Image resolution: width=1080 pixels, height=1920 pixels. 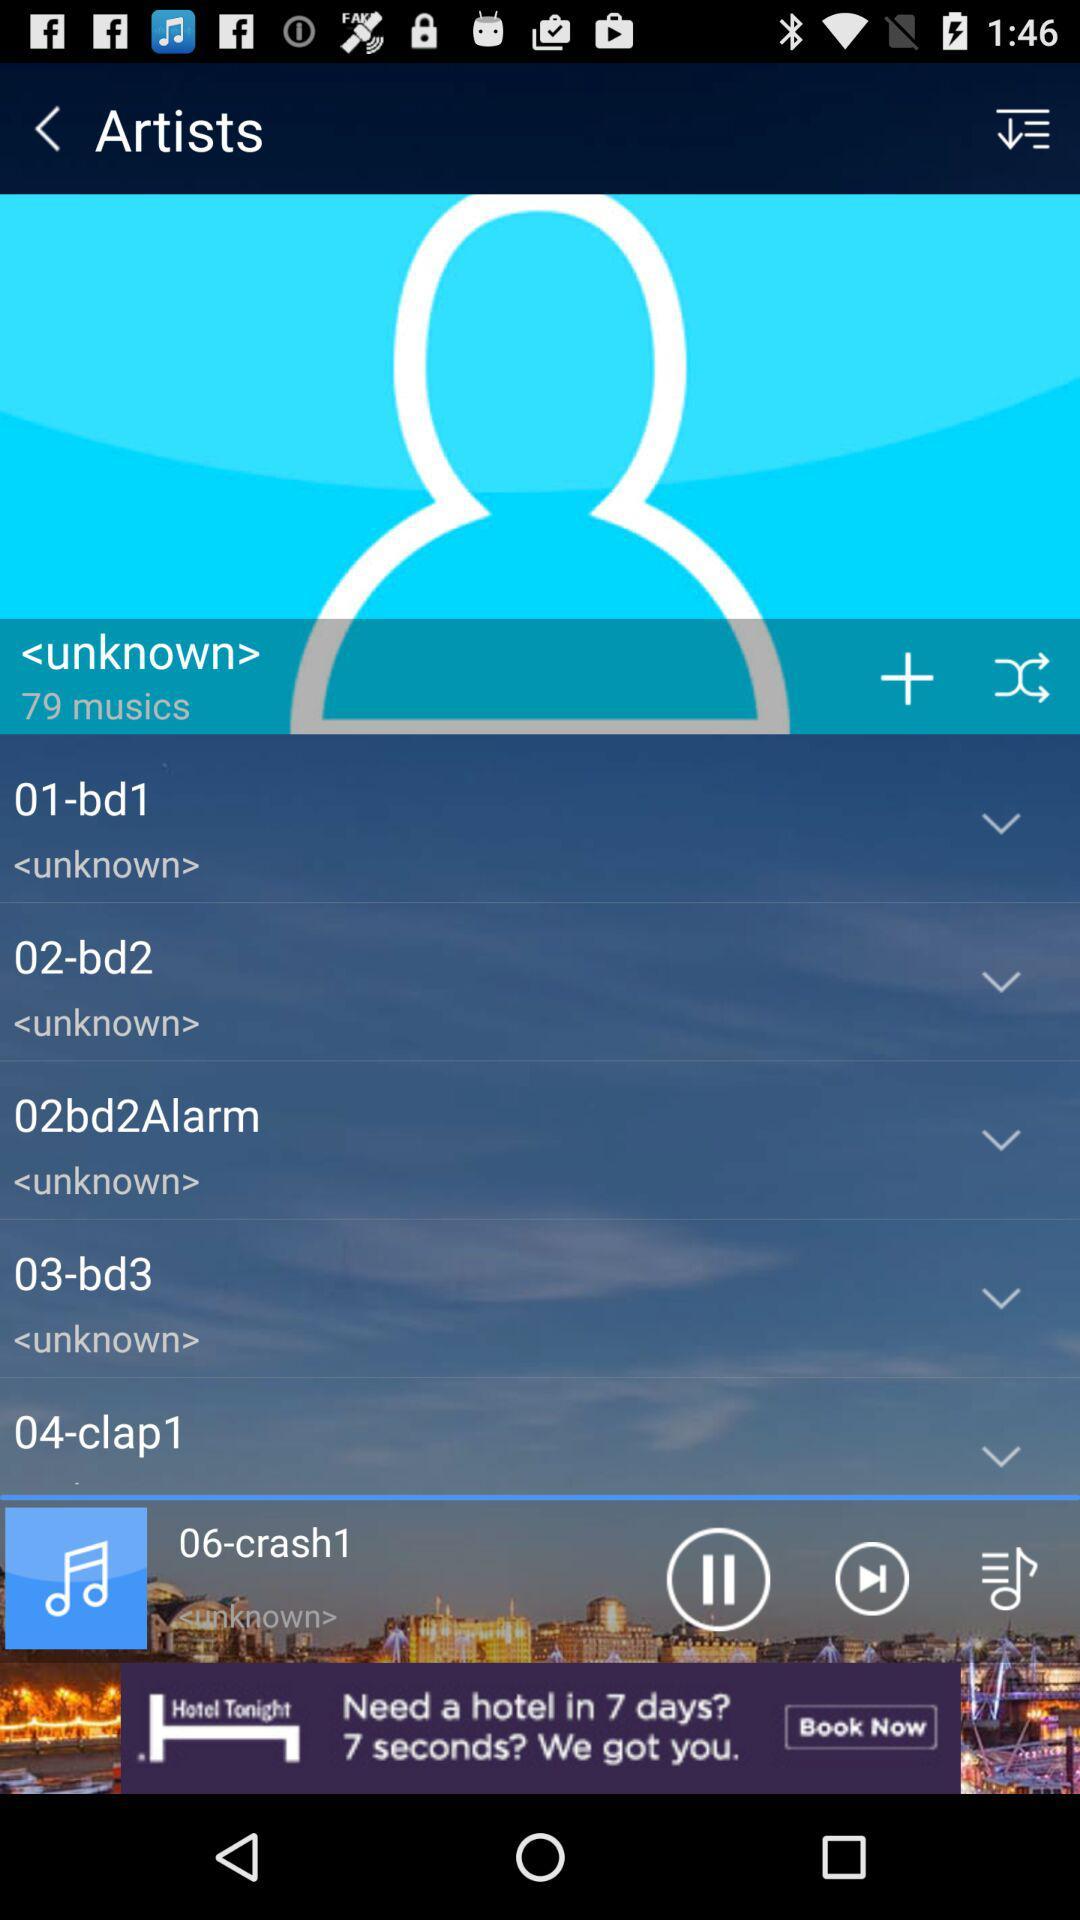 I want to click on the playlist icon, so click(x=1010, y=1688).